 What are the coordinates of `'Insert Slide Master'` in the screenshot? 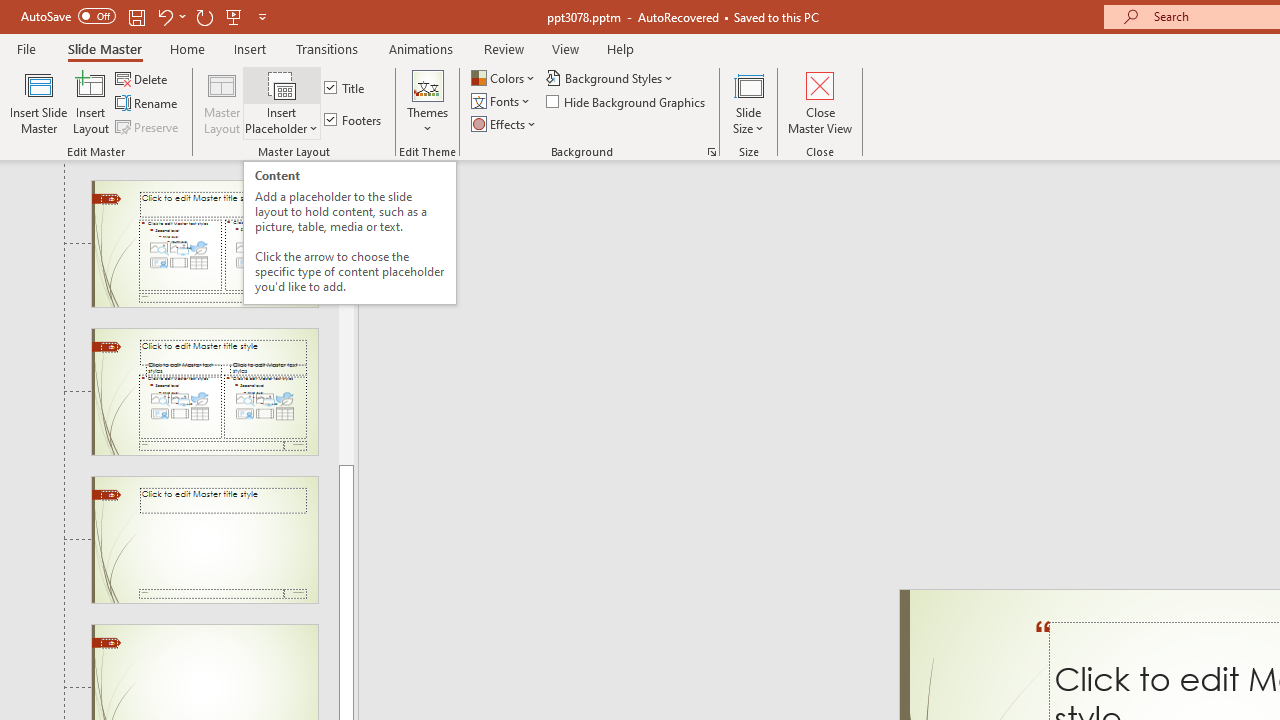 It's located at (39, 103).